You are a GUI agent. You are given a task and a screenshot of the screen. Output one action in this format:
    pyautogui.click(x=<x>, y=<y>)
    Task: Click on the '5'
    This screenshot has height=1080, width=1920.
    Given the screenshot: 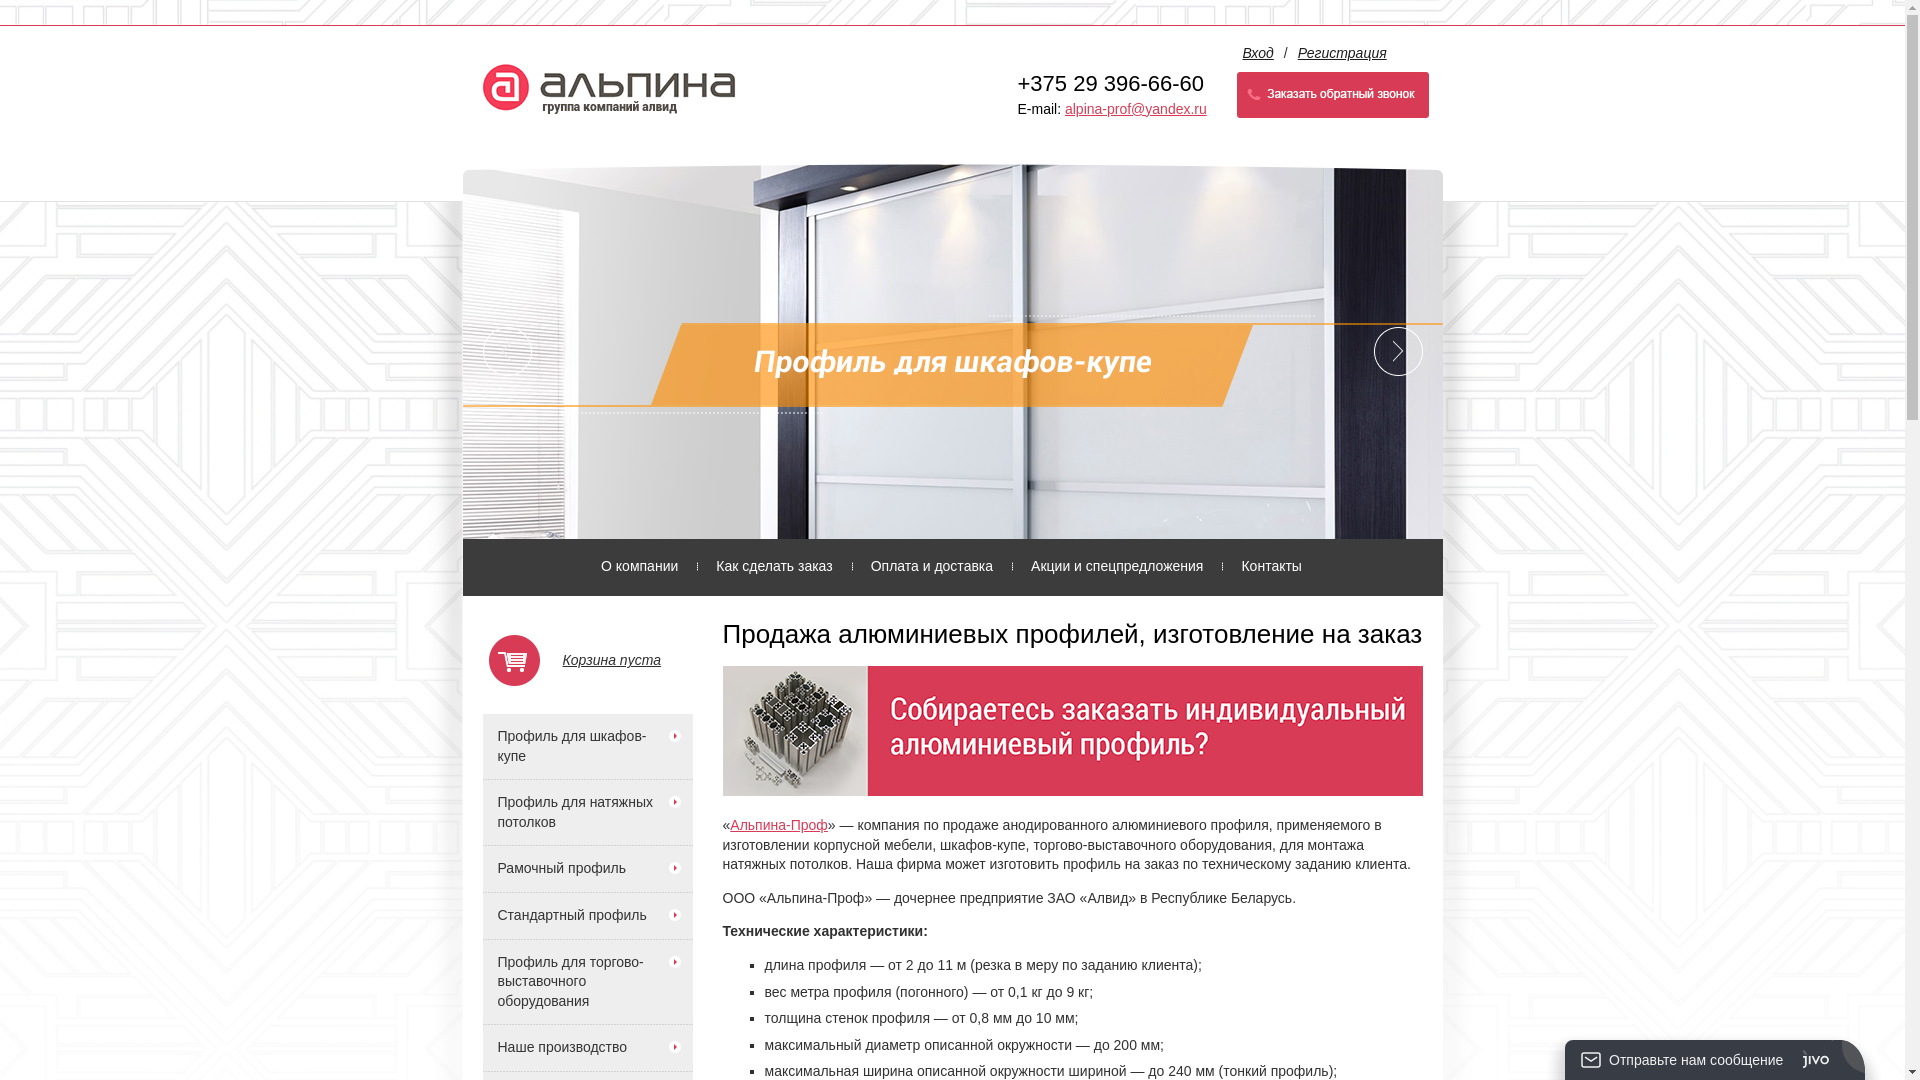 What is the action you would take?
    pyautogui.click(x=1040, y=510)
    